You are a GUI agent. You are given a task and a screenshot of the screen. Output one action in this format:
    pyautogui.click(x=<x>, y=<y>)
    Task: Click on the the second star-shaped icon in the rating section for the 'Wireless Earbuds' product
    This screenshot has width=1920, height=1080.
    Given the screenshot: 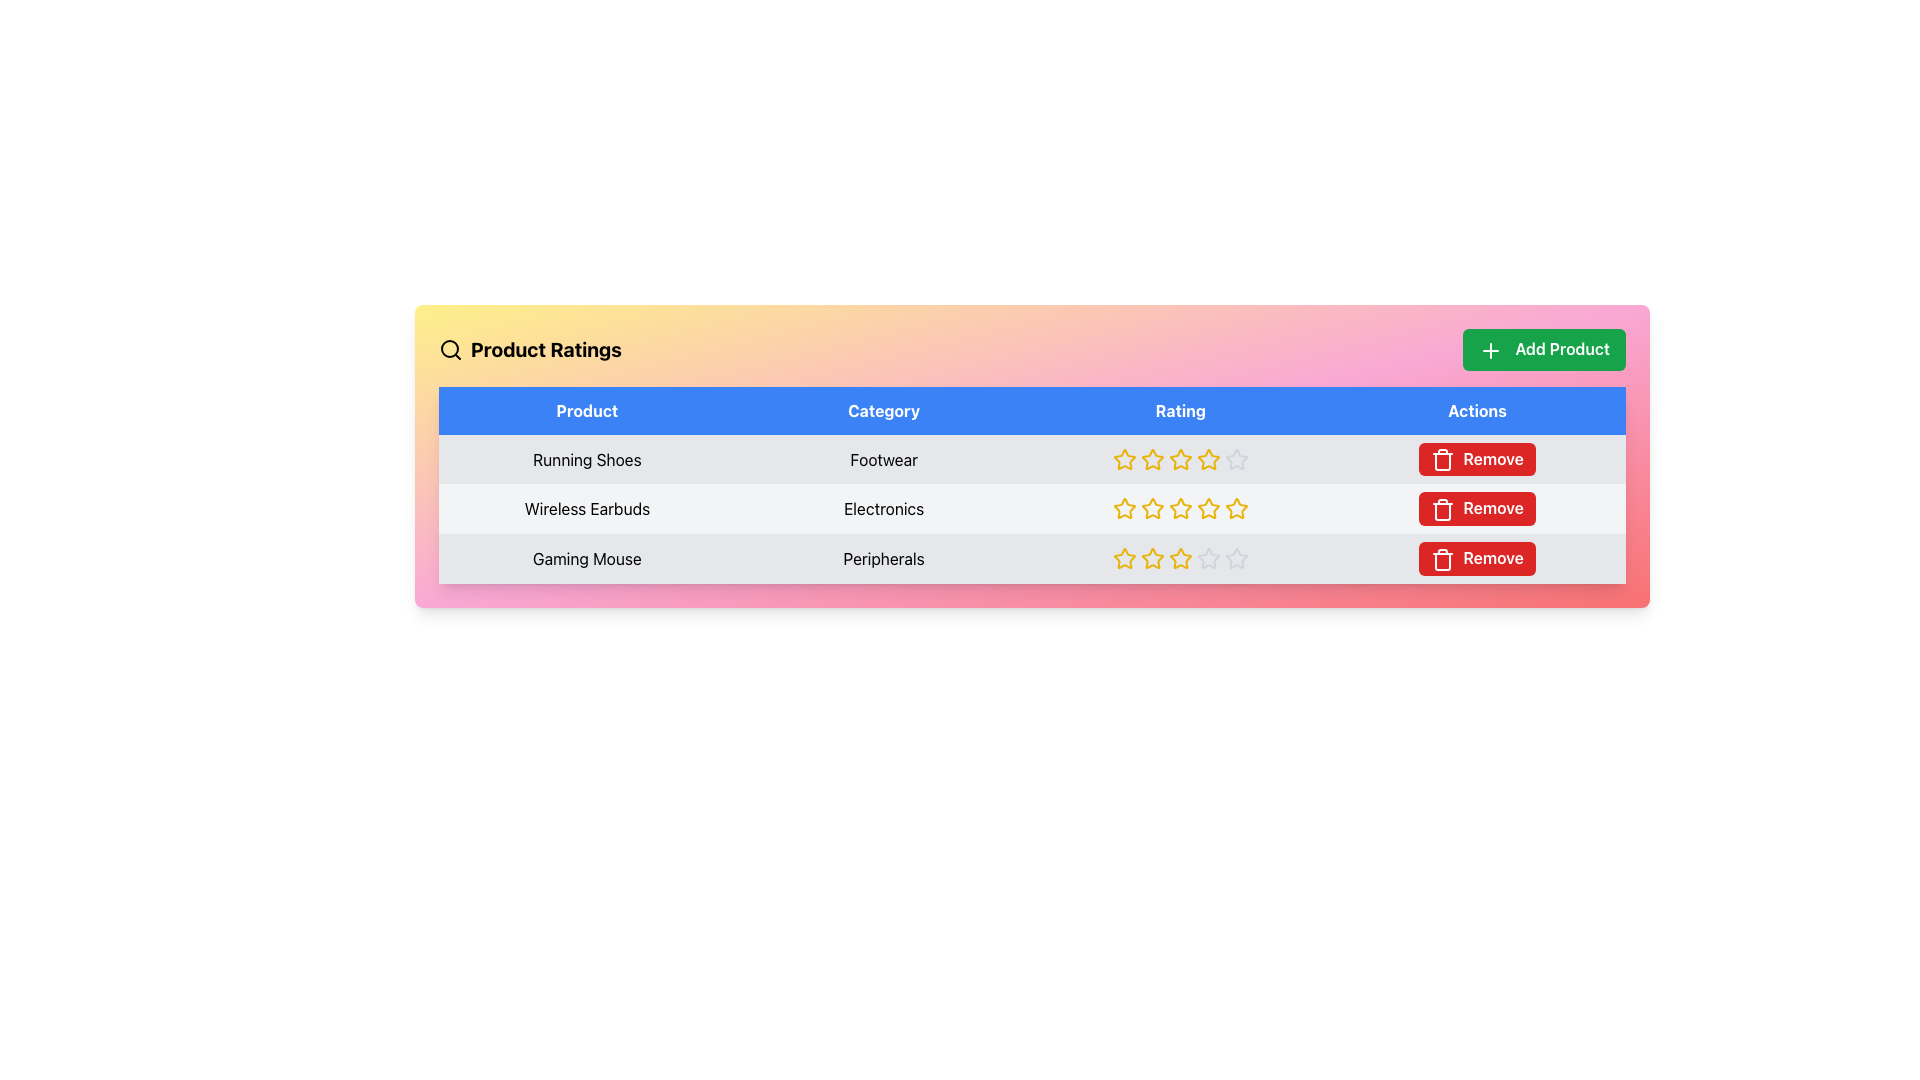 What is the action you would take?
    pyautogui.click(x=1152, y=507)
    